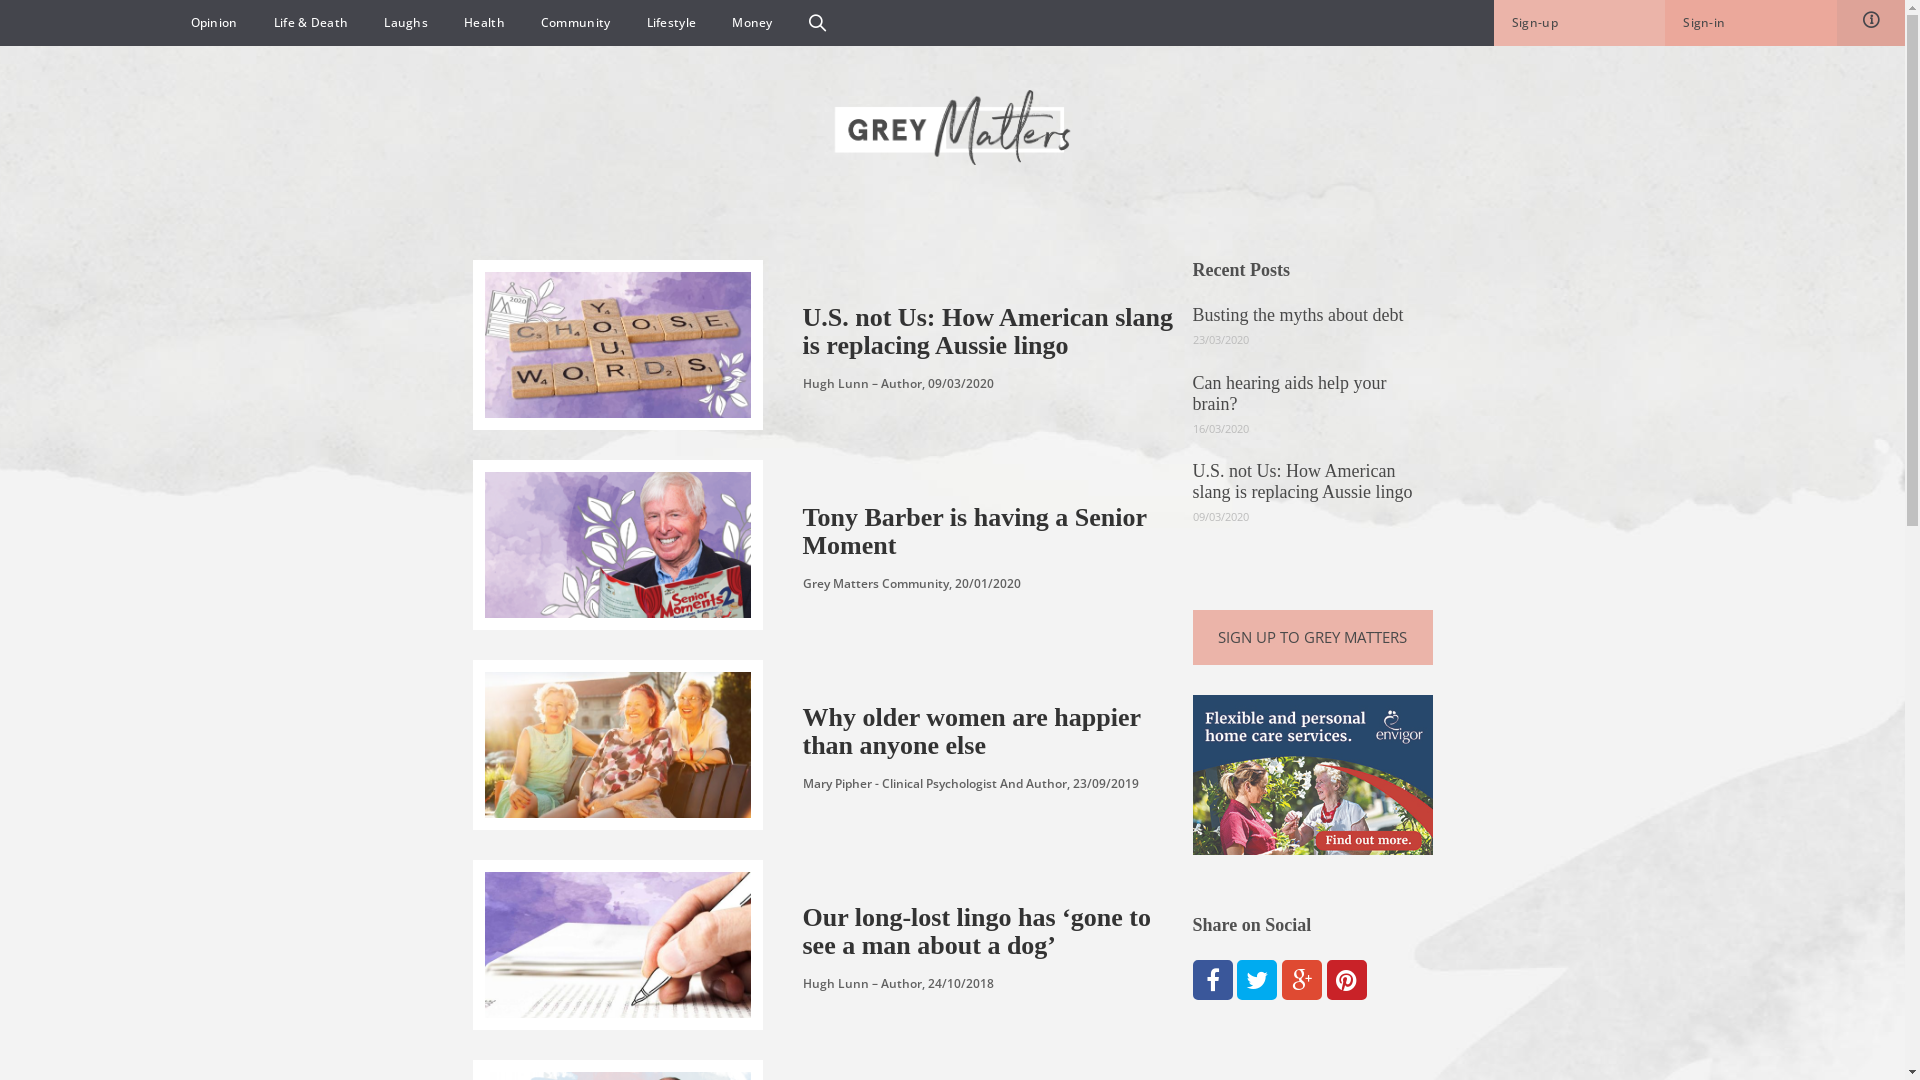  Describe the element at coordinates (1070, 782) in the screenshot. I see `'23/09/2019'` at that location.